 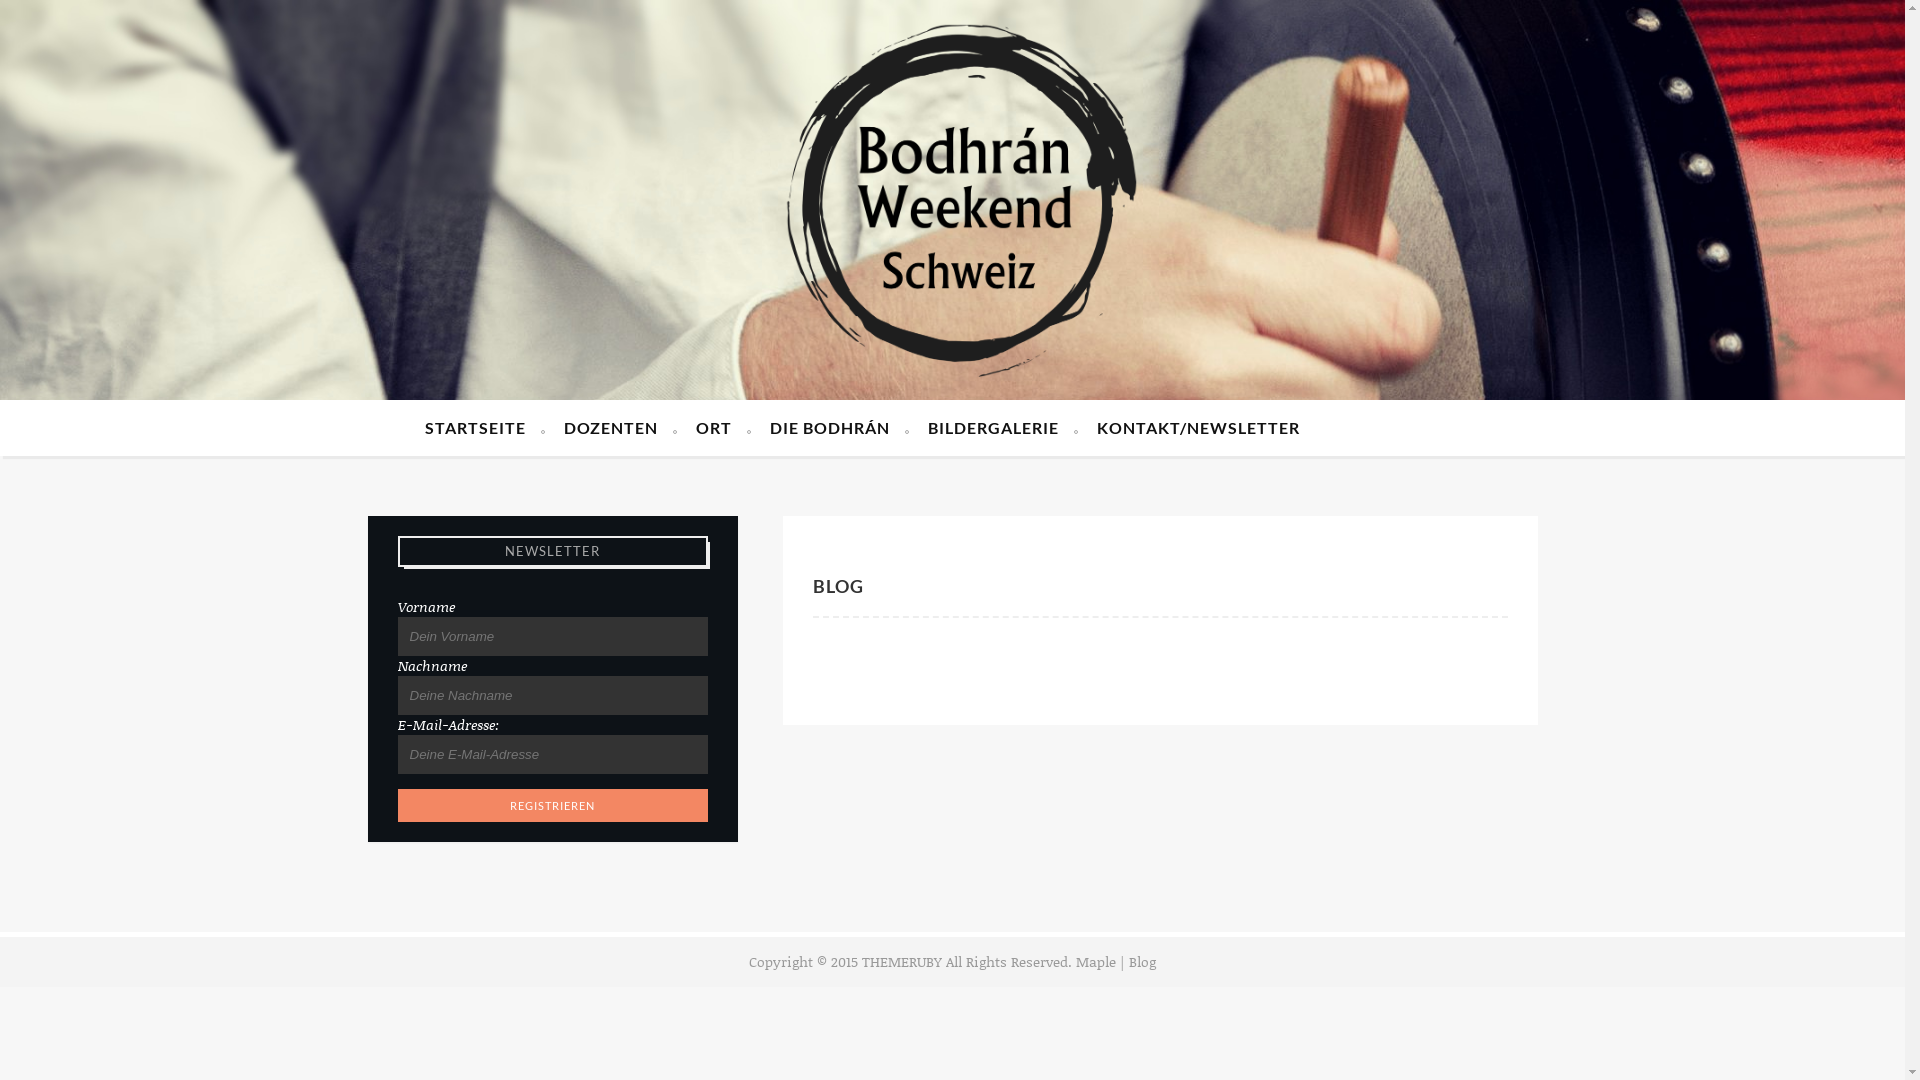 I want to click on 'DOZENTEN', so click(x=563, y=427).